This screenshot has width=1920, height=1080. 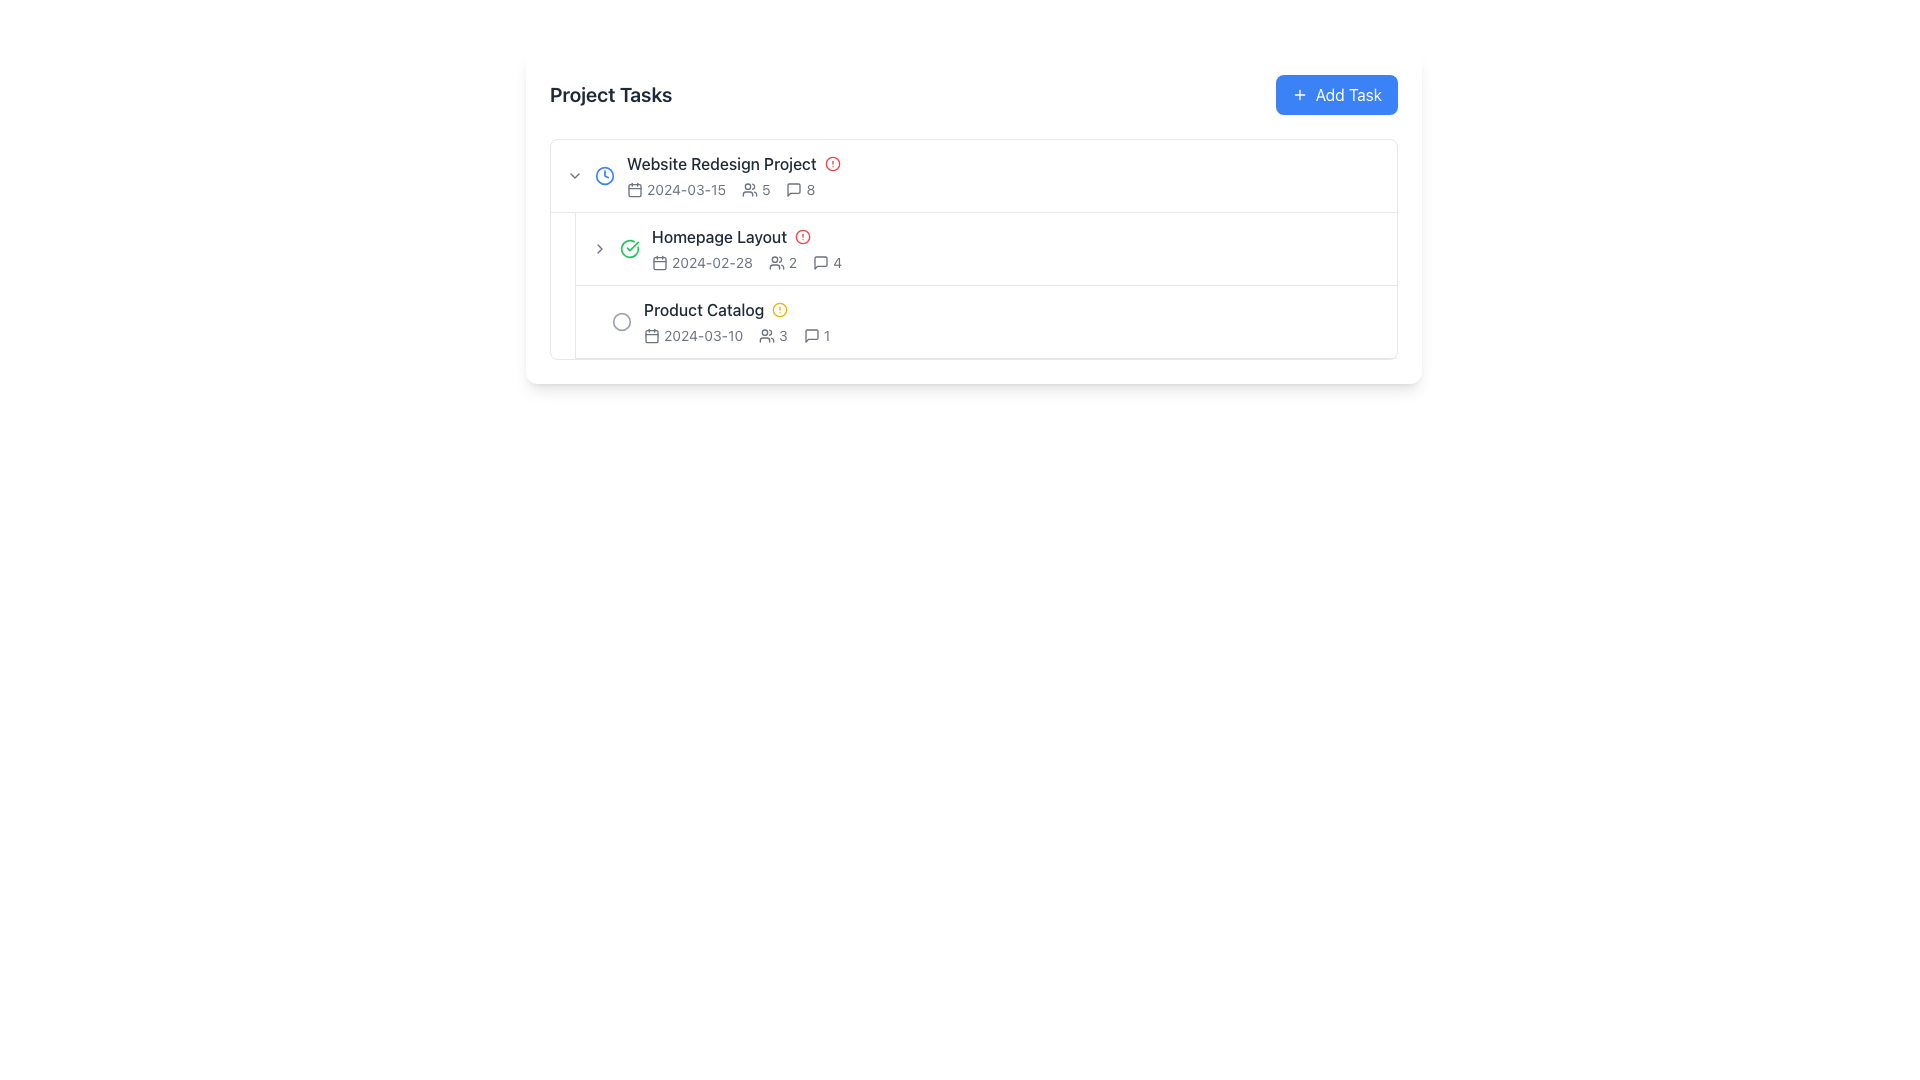 I want to click on the rounded rectangle element within the calendar icon for the 'Website Redesign Project' task, located next to its due date, so click(x=633, y=189).